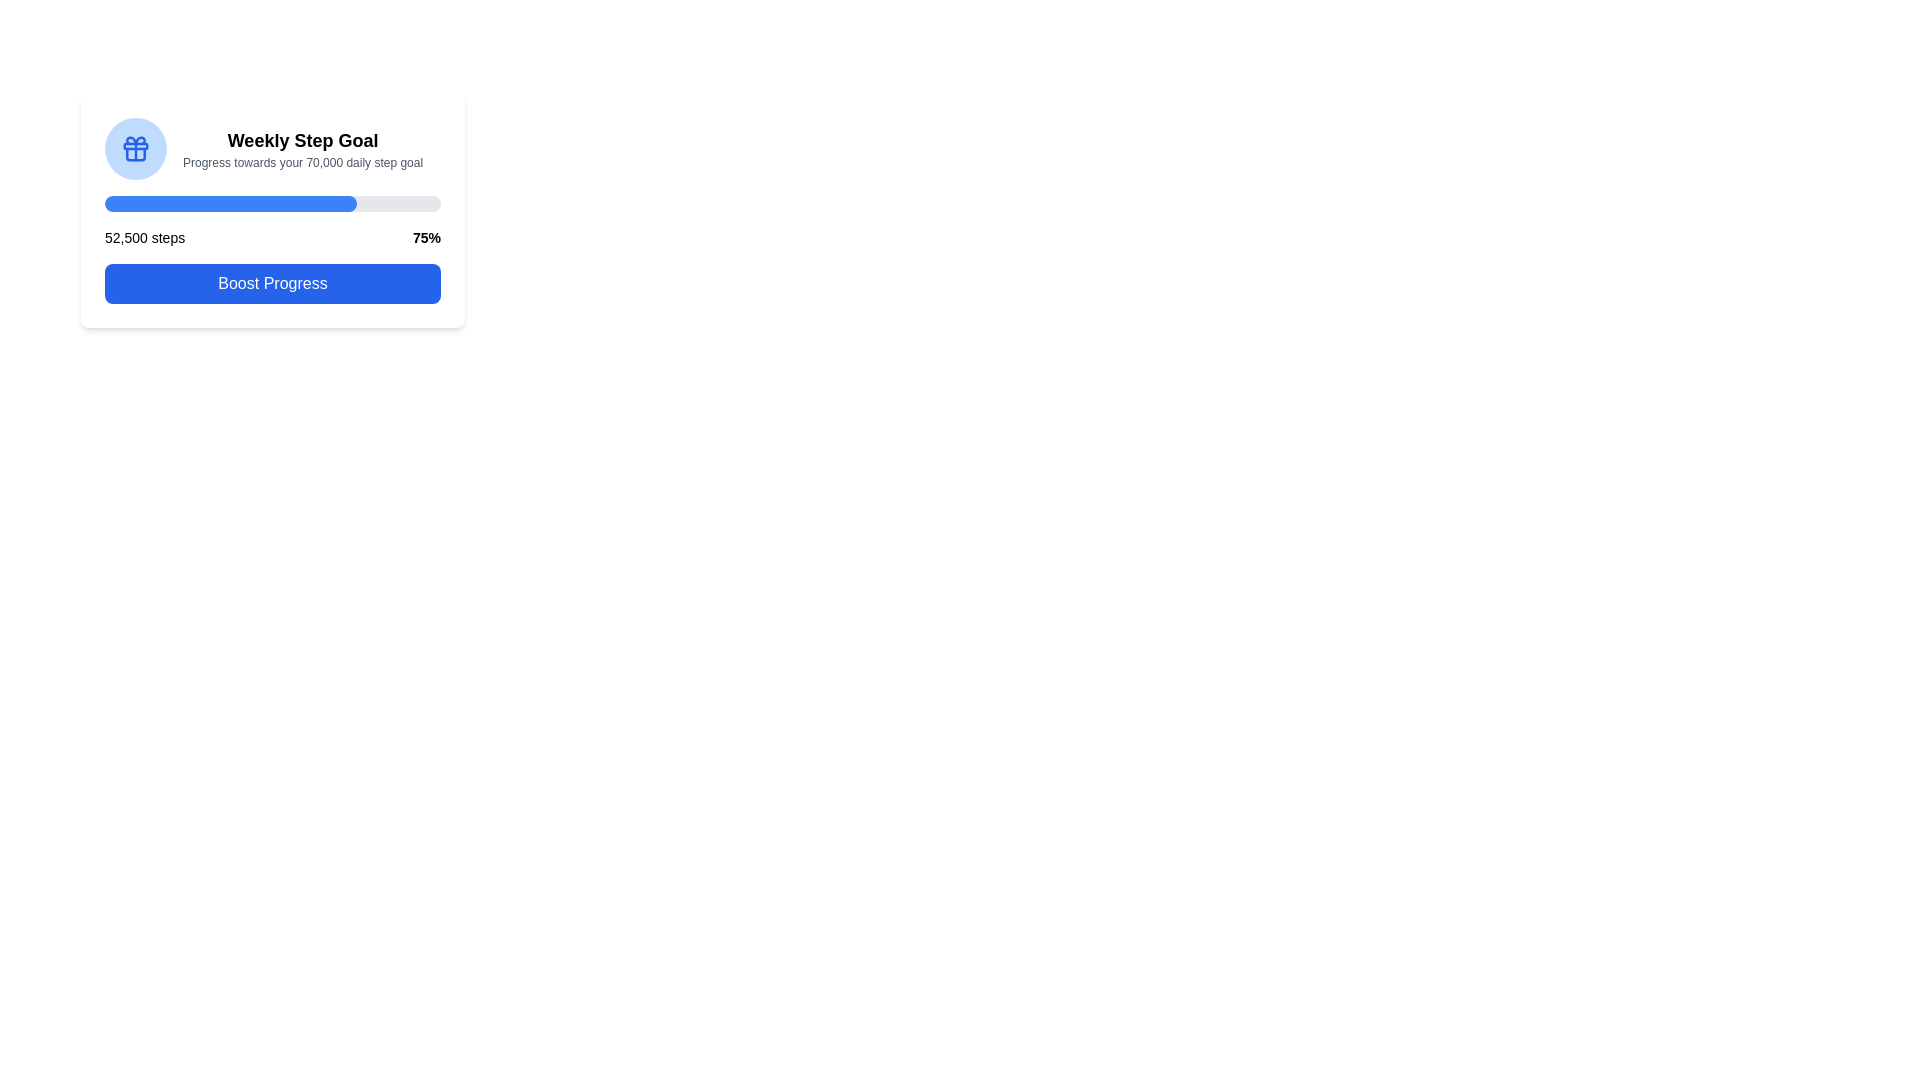  Describe the element at coordinates (272, 284) in the screenshot. I see `the button located at the bottom of the step goals card` at that location.